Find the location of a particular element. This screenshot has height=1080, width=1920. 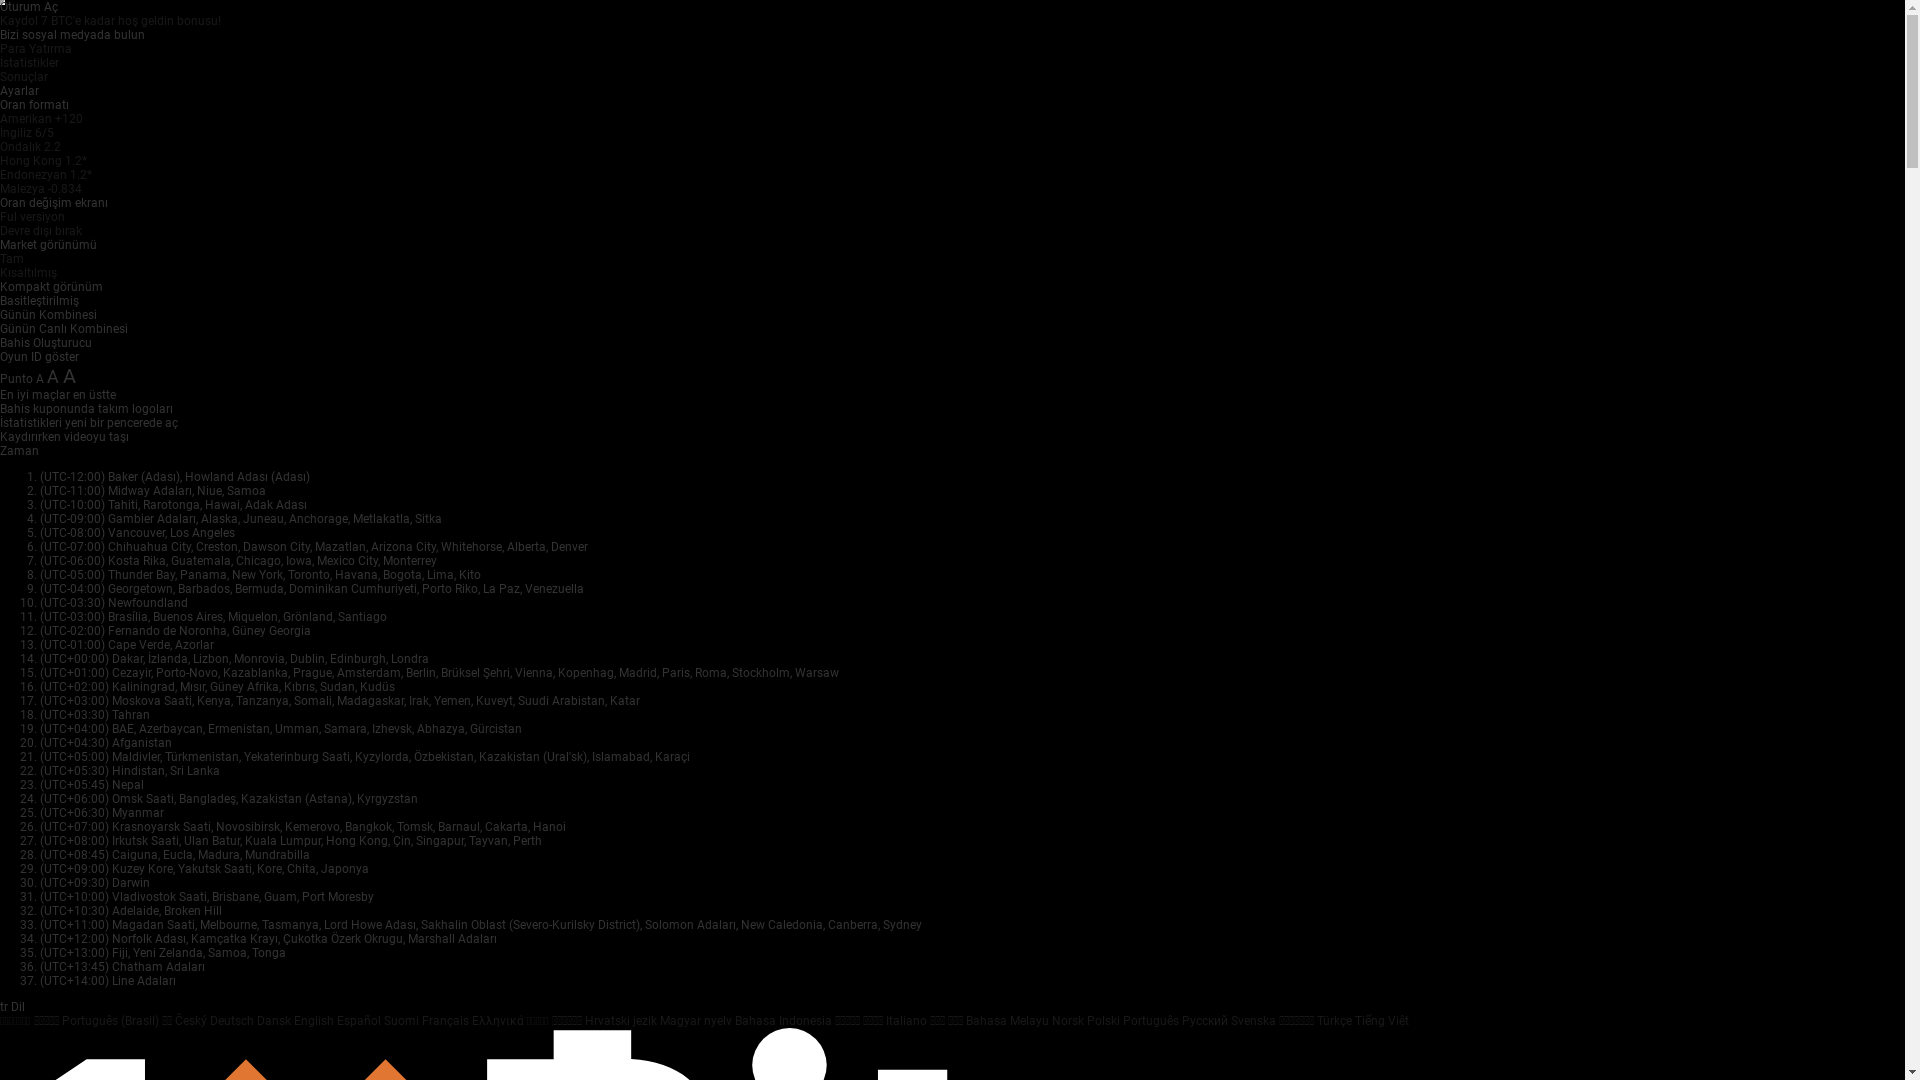

'Endonezyan 1.2*' is located at coordinates (0, 173).